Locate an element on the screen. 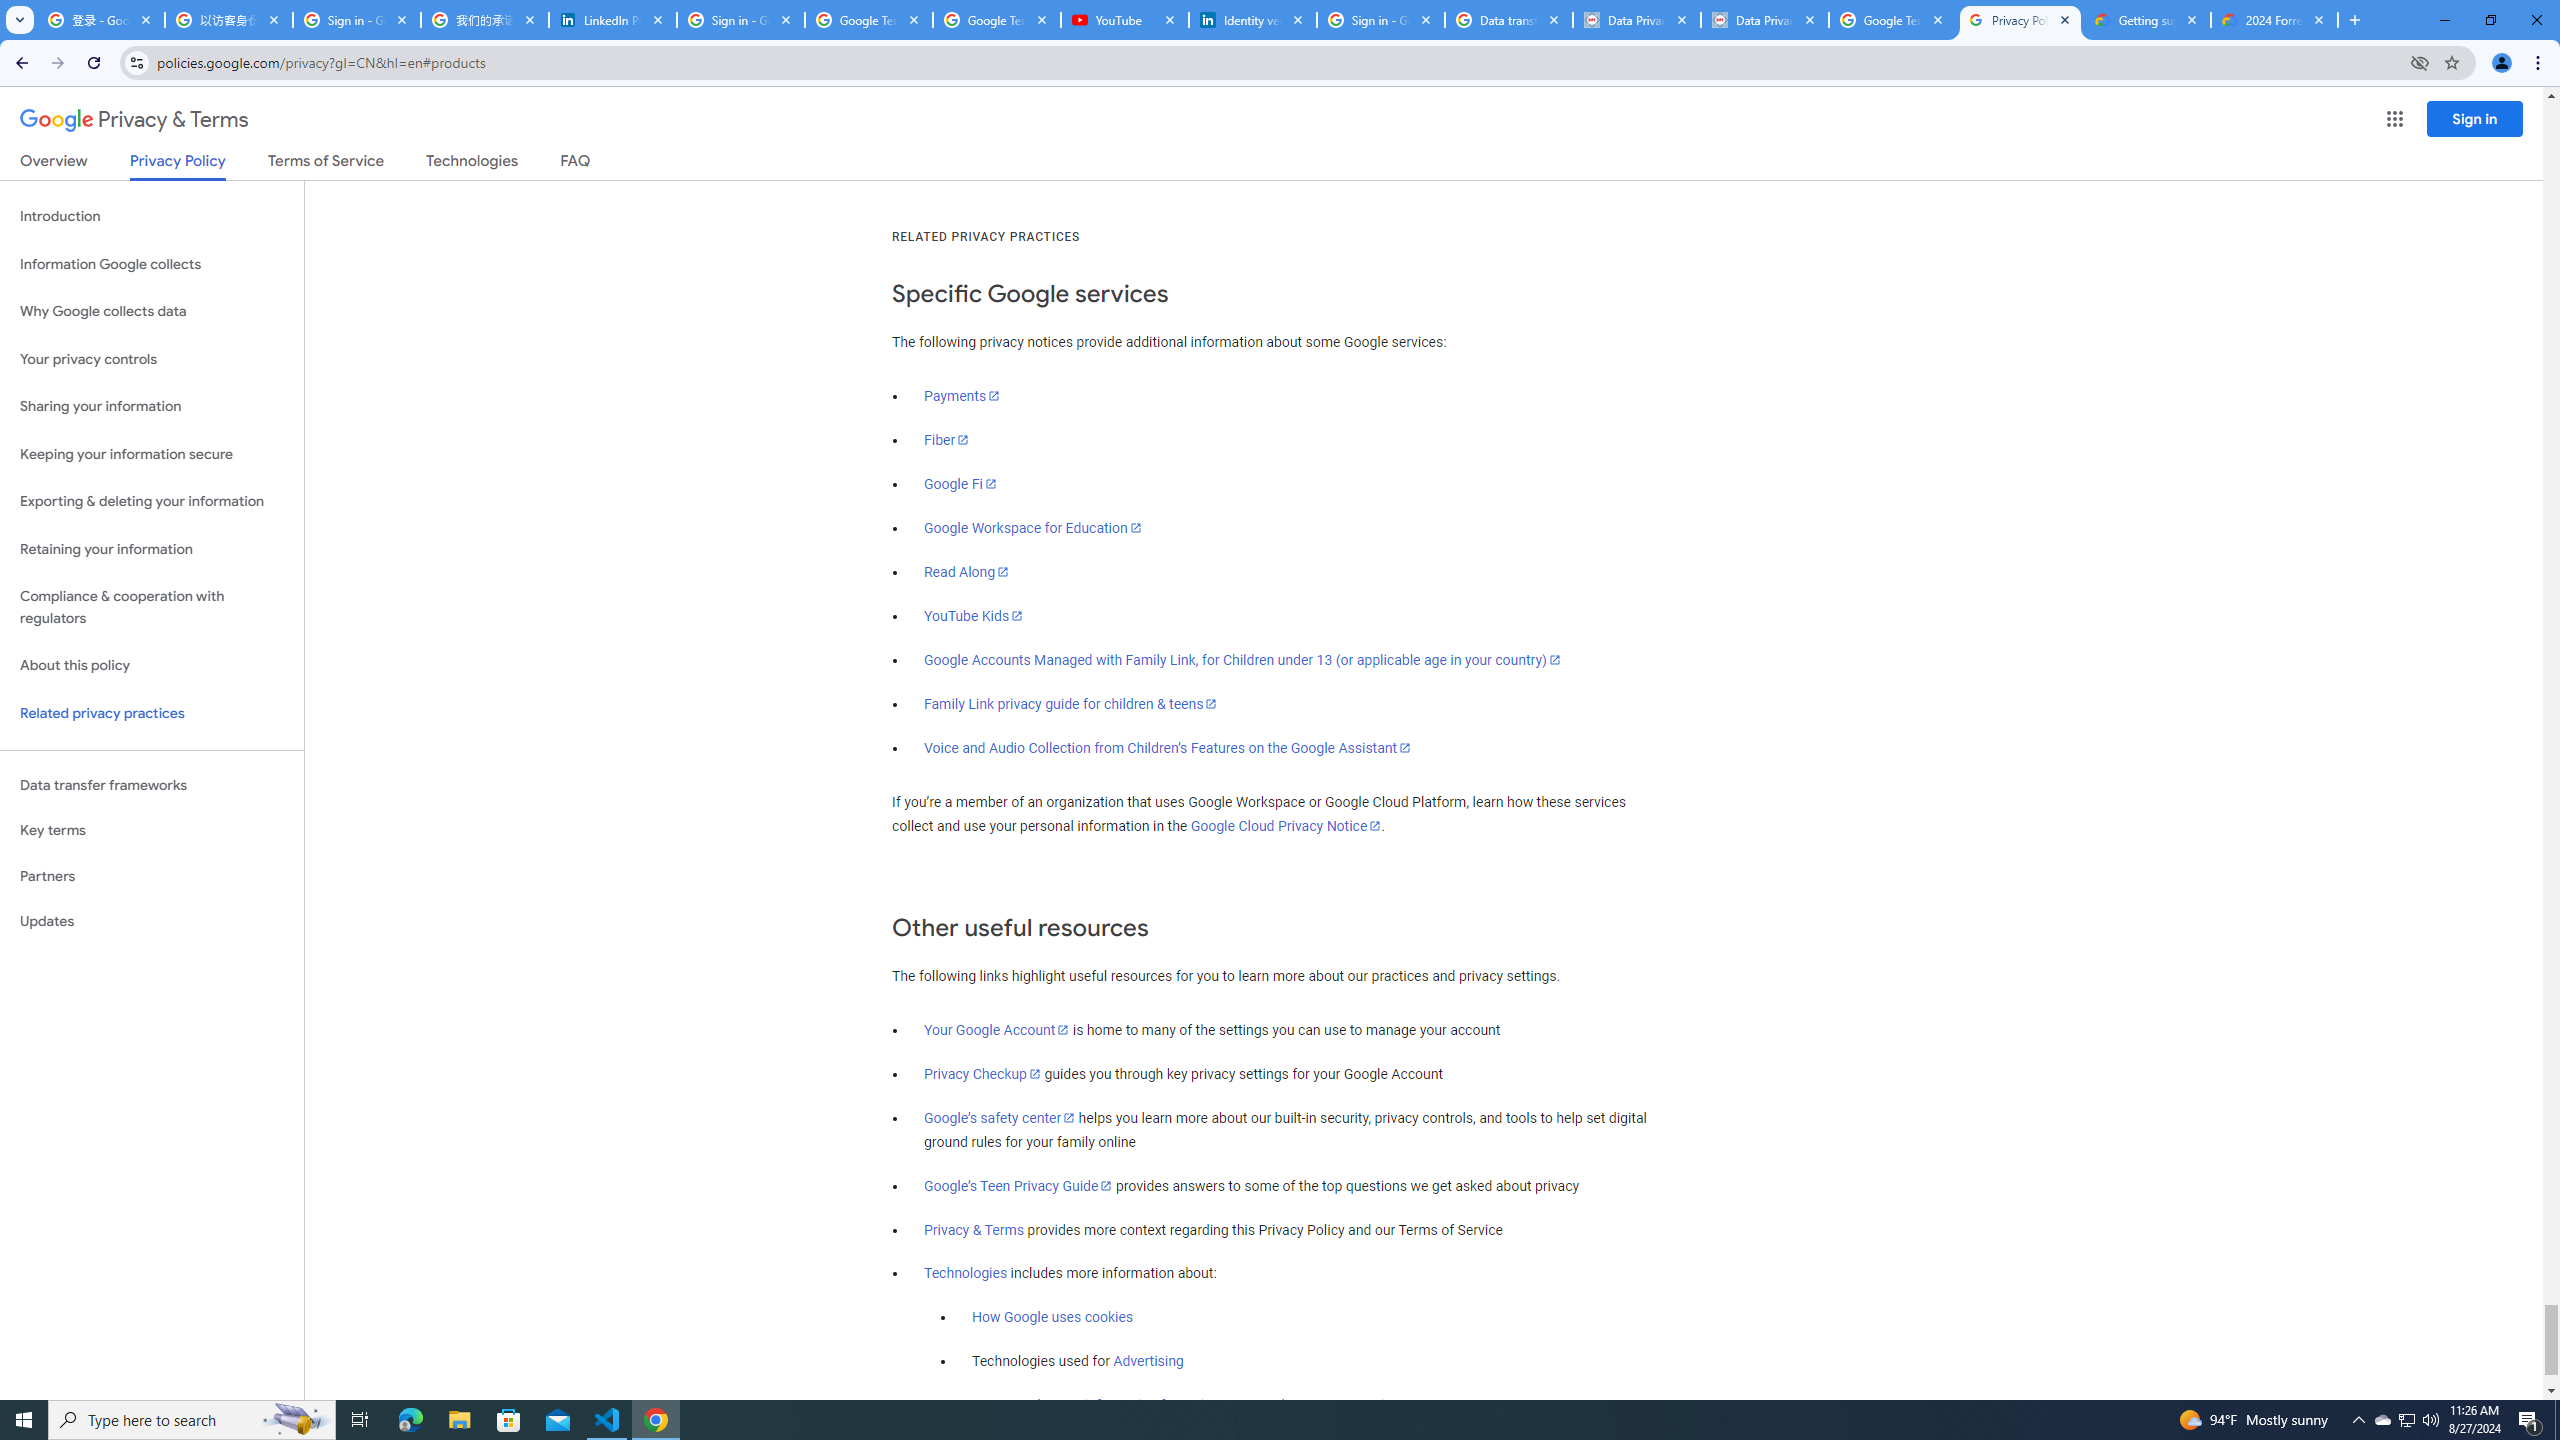 This screenshot has height=1440, width=2560. 'Google Workspace for Education' is located at coordinates (1031, 526).